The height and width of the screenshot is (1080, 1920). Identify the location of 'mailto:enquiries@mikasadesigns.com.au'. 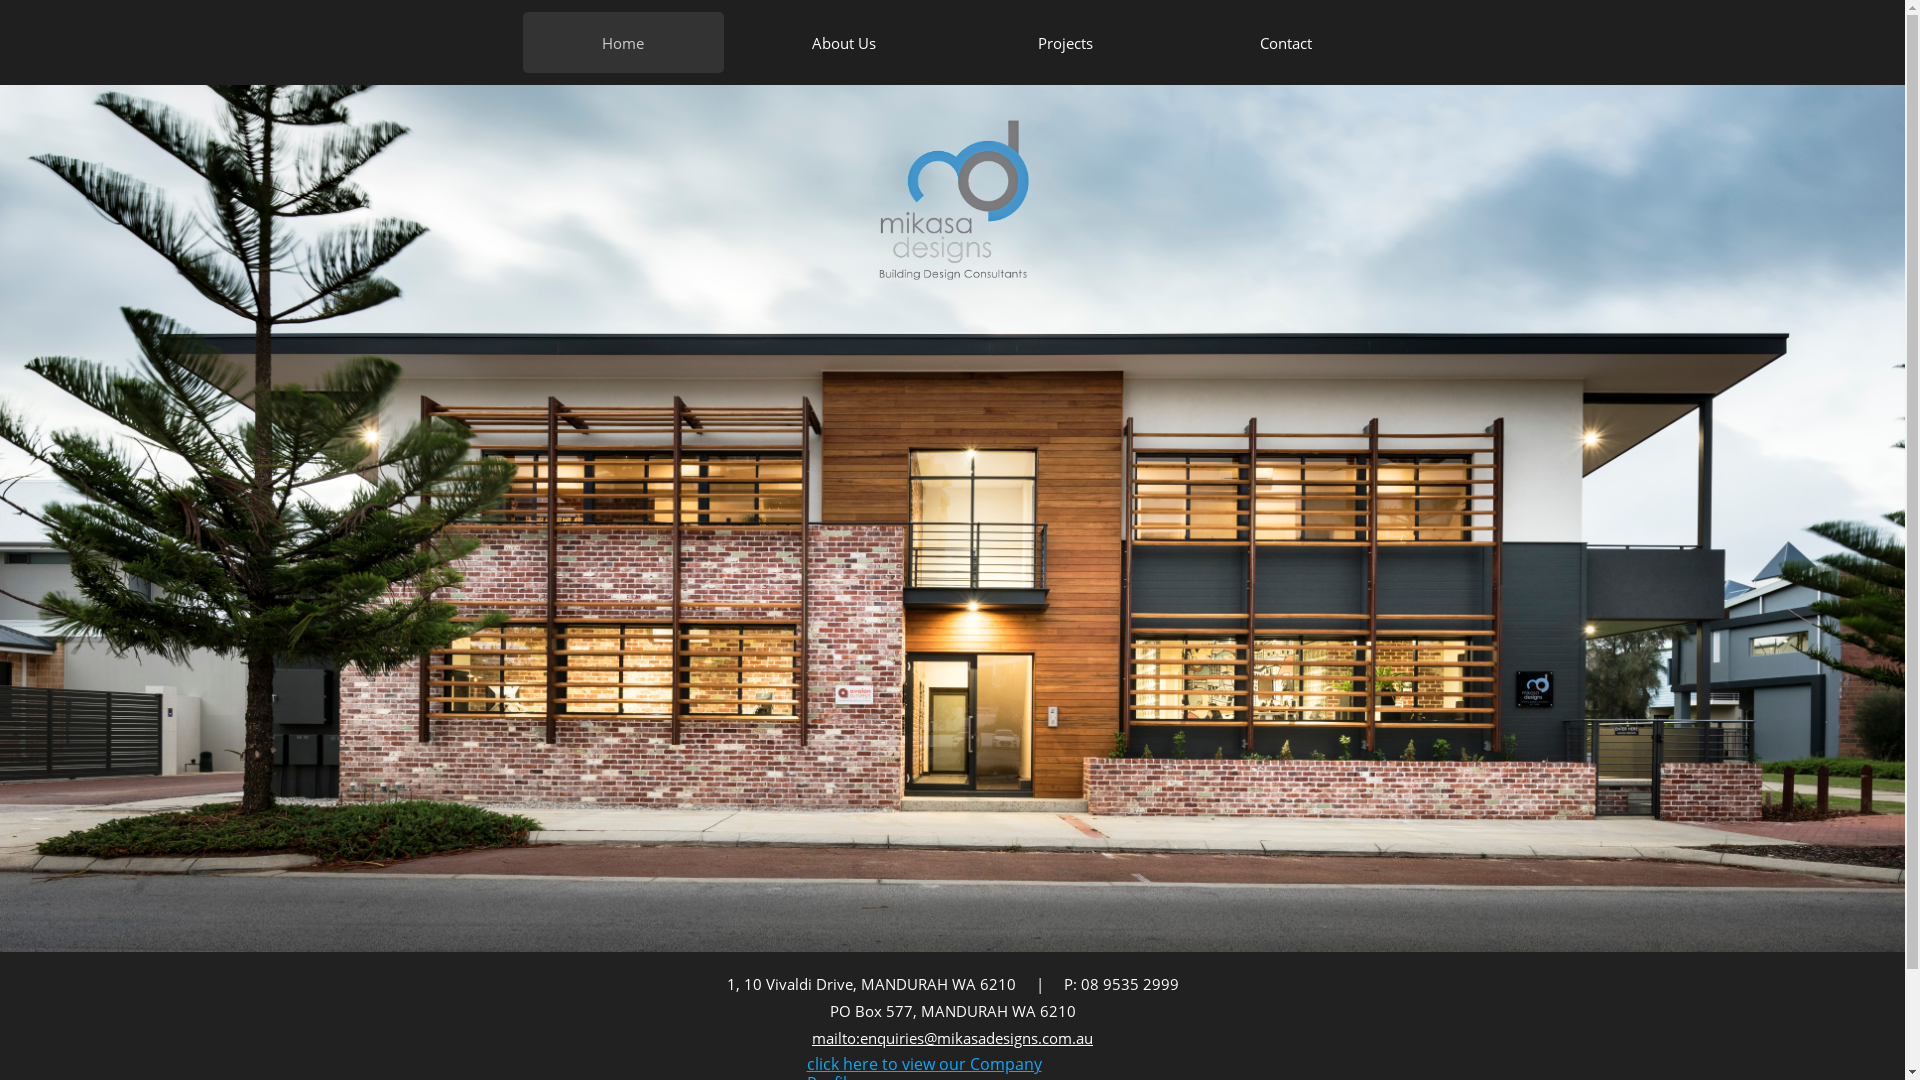
(951, 1036).